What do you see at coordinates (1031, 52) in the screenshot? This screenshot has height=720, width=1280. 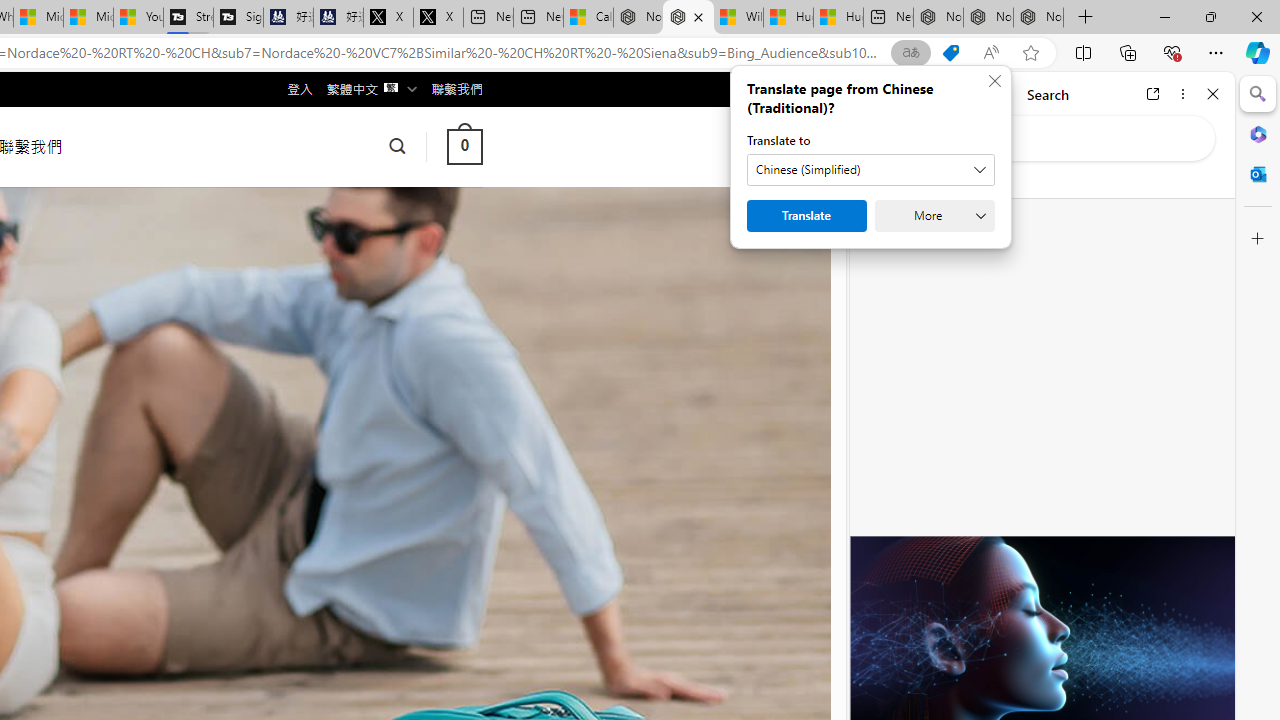 I see `'Add this page to favorites (Ctrl+D)'` at bounding box center [1031, 52].